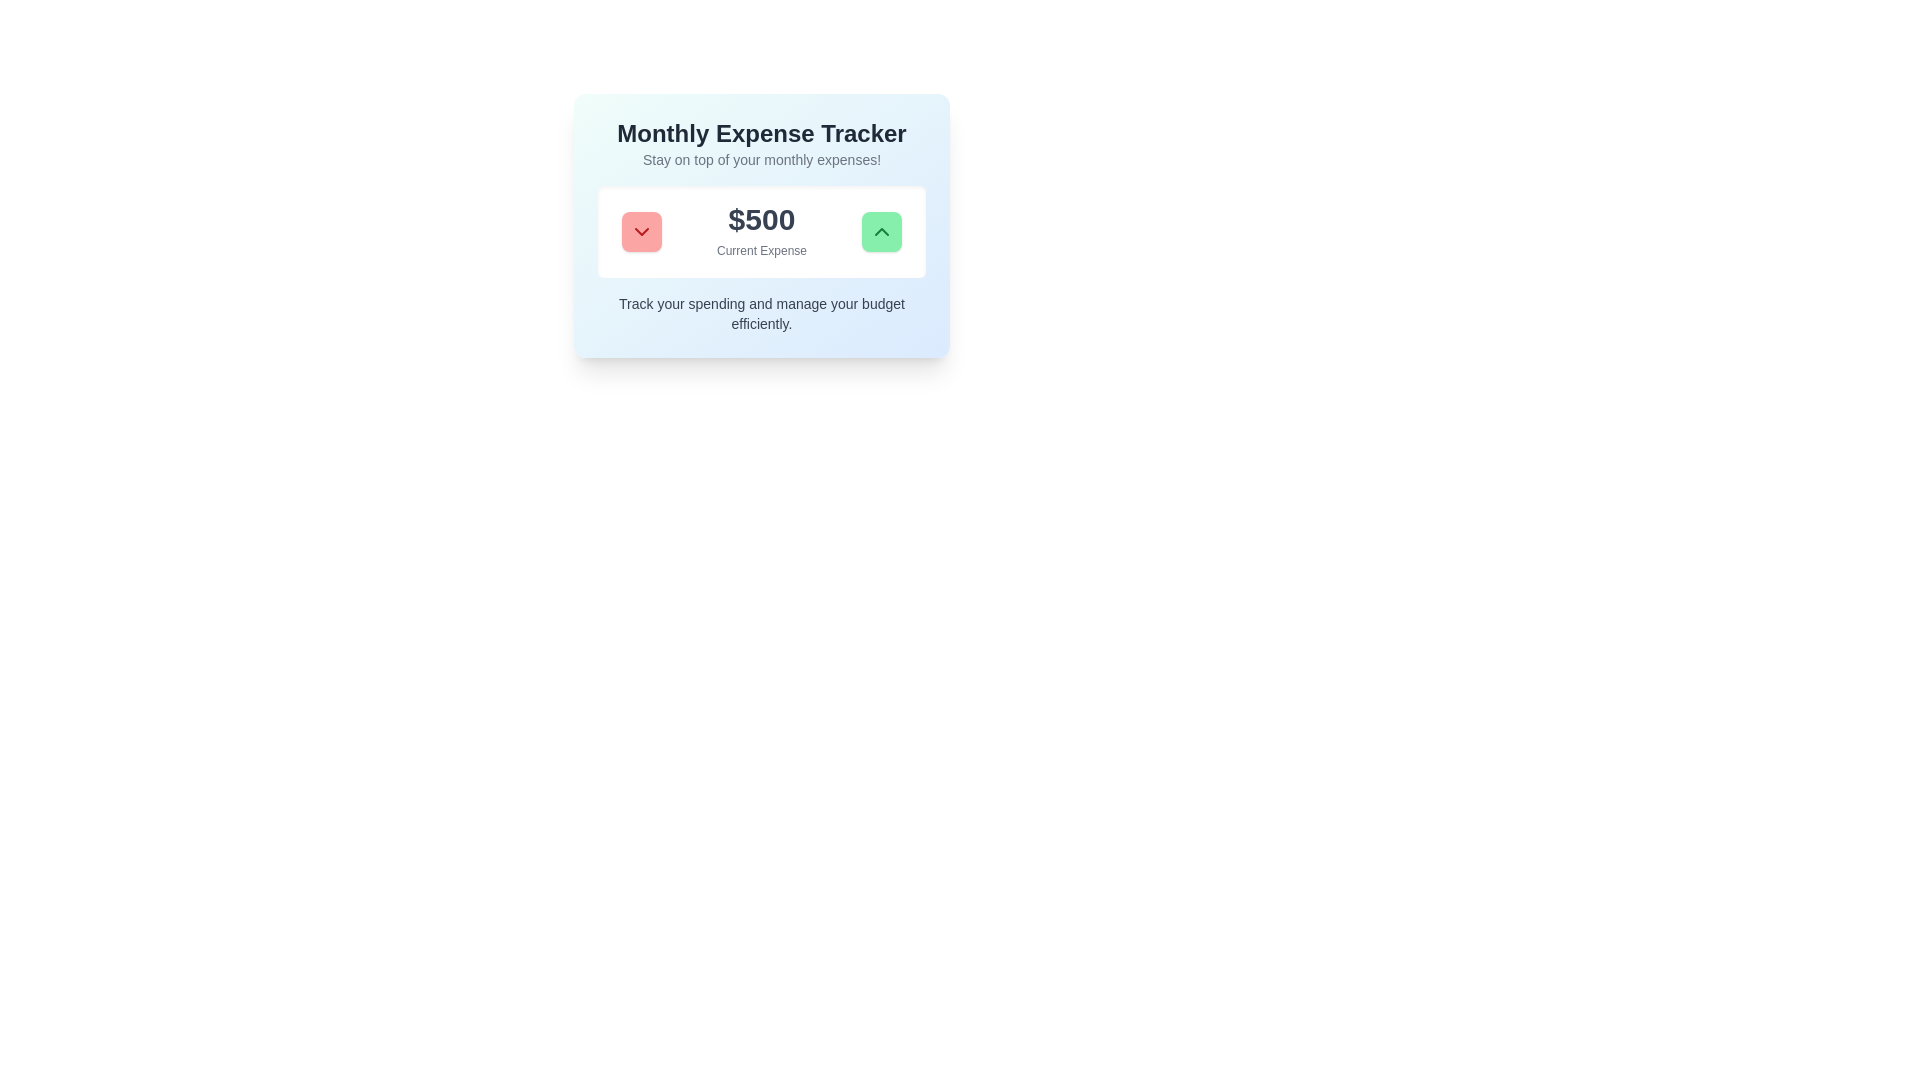 The image size is (1920, 1080). I want to click on the text element reading 'Monthly Expense Tracker' to interact with the associated content below it, so click(761, 134).